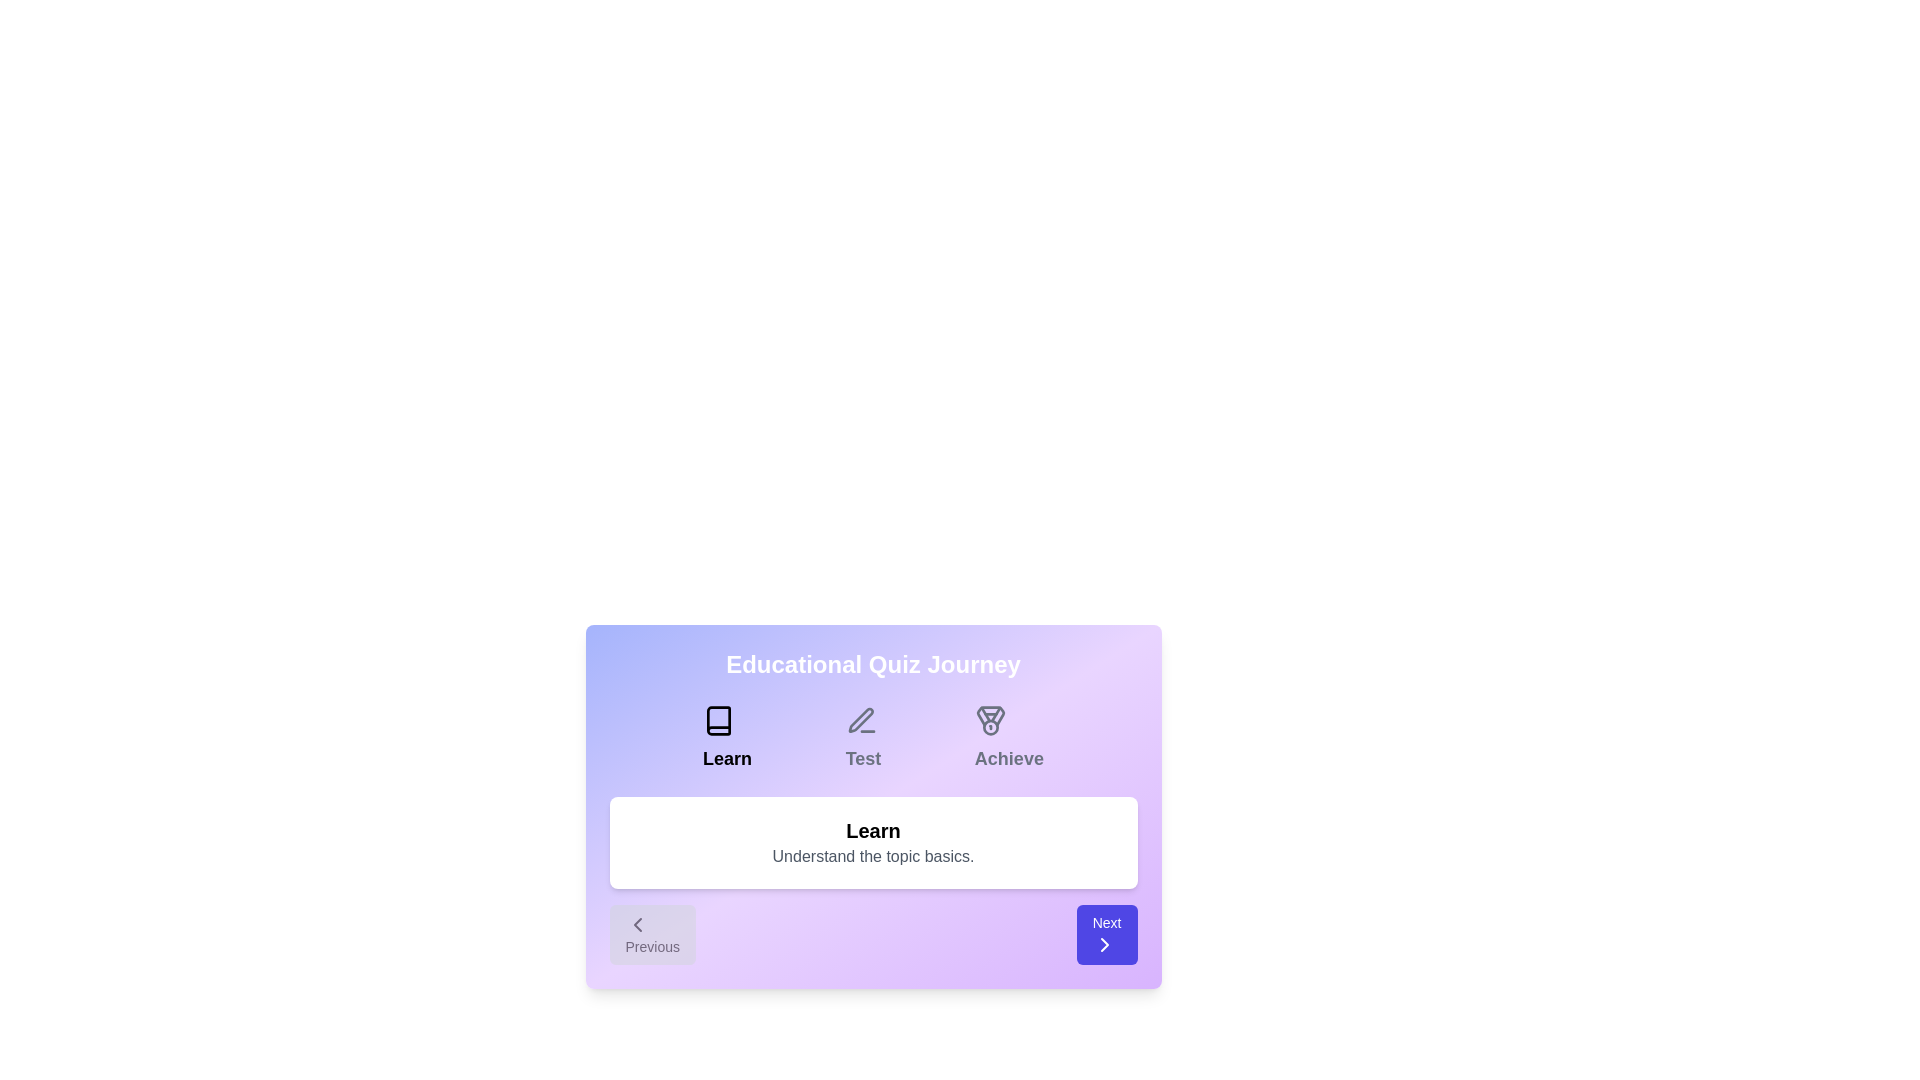 The height and width of the screenshot is (1080, 1920). I want to click on the Previous button to navigate stages, so click(652, 934).